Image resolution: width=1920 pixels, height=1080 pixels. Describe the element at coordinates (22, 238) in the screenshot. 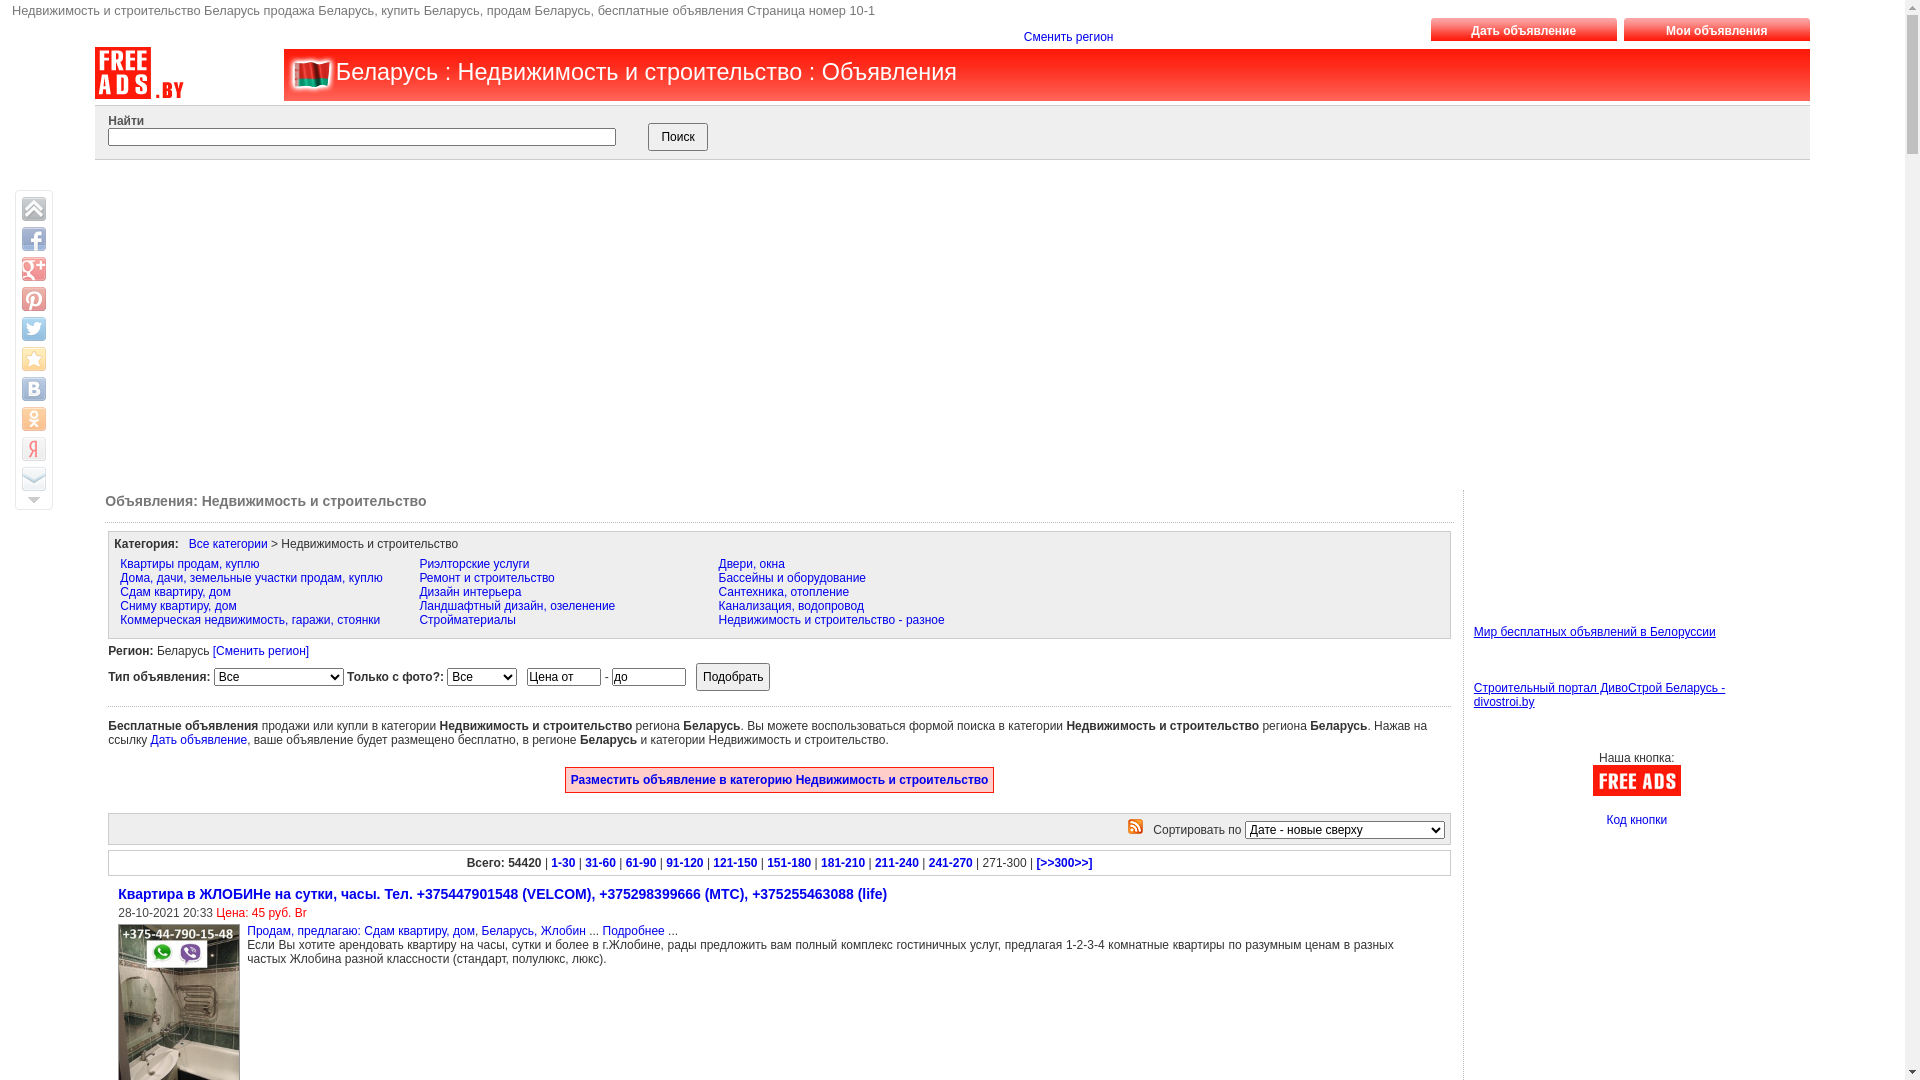

I see `'Share on Facebook'` at that location.